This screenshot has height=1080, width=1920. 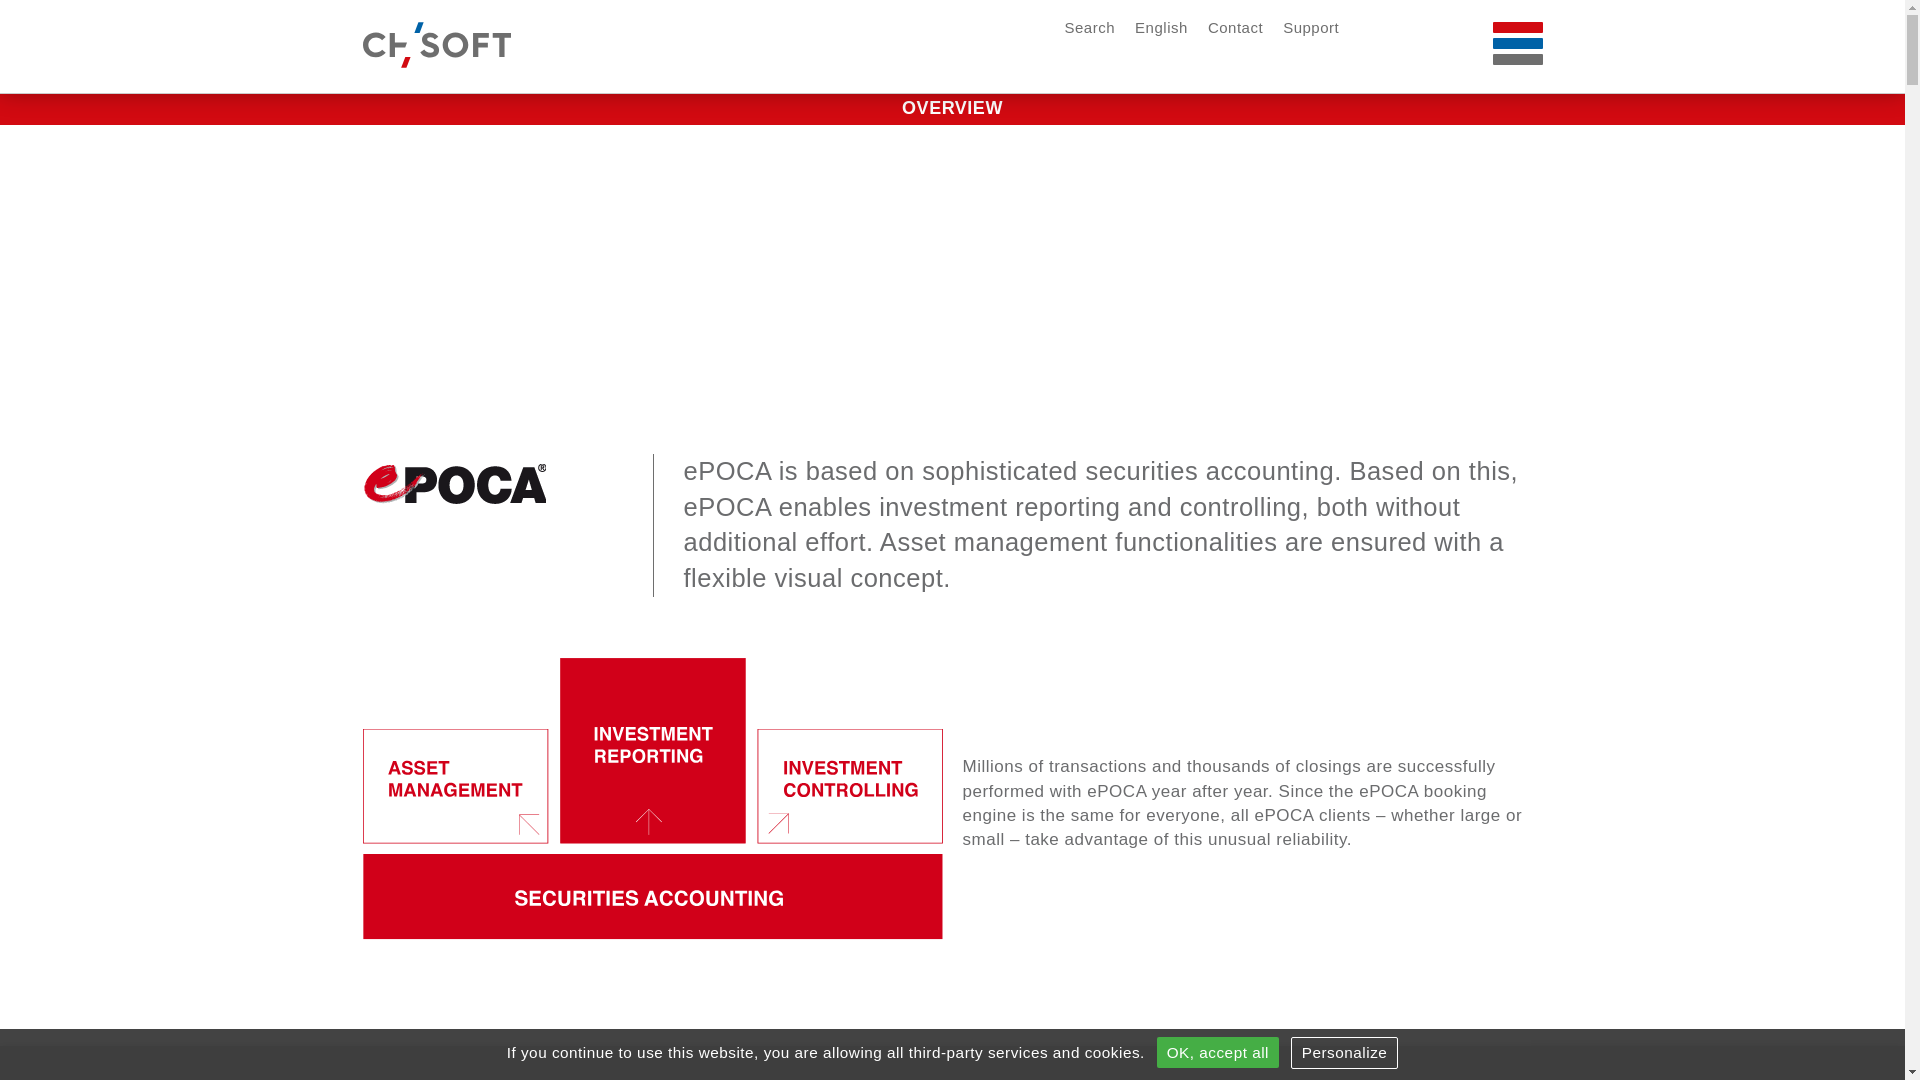 What do you see at coordinates (1234, 27) in the screenshot?
I see `'Contact'` at bounding box center [1234, 27].